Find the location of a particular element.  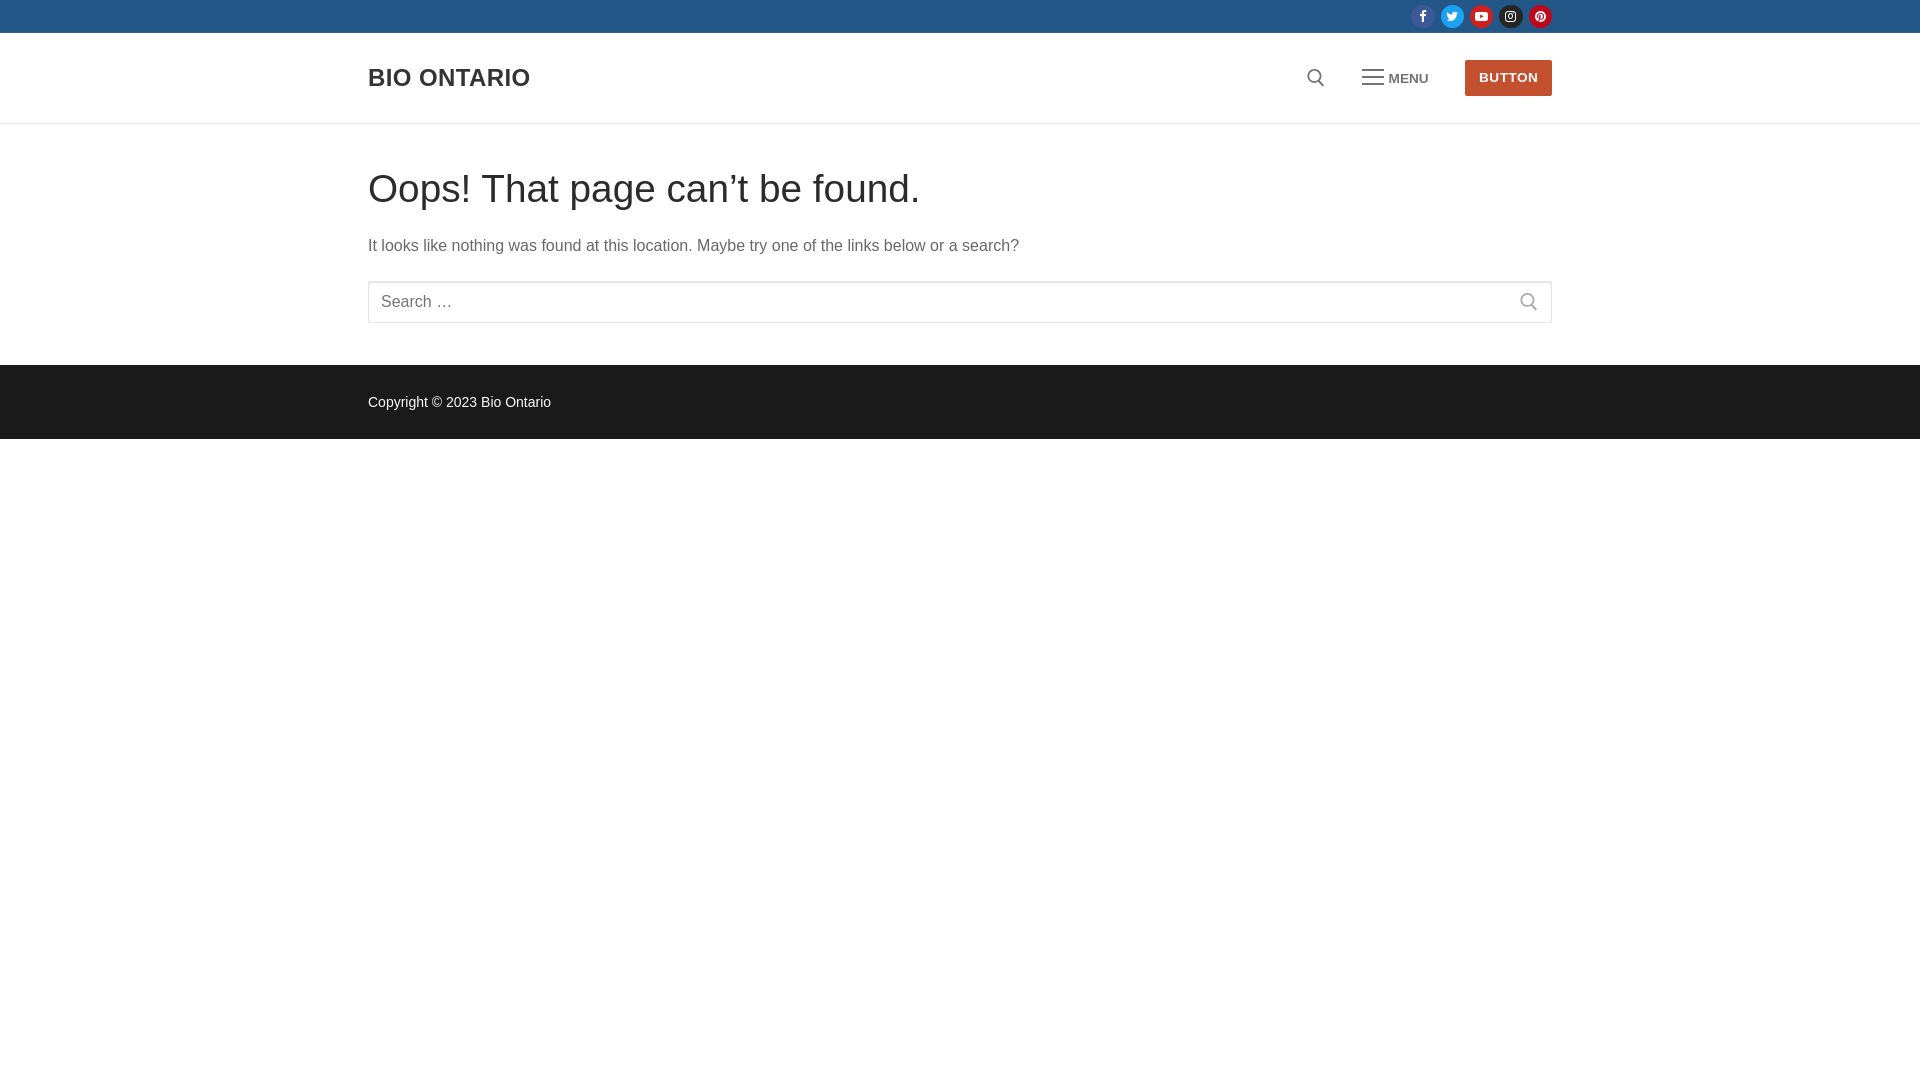

'Instagram' is located at coordinates (1510, 16).